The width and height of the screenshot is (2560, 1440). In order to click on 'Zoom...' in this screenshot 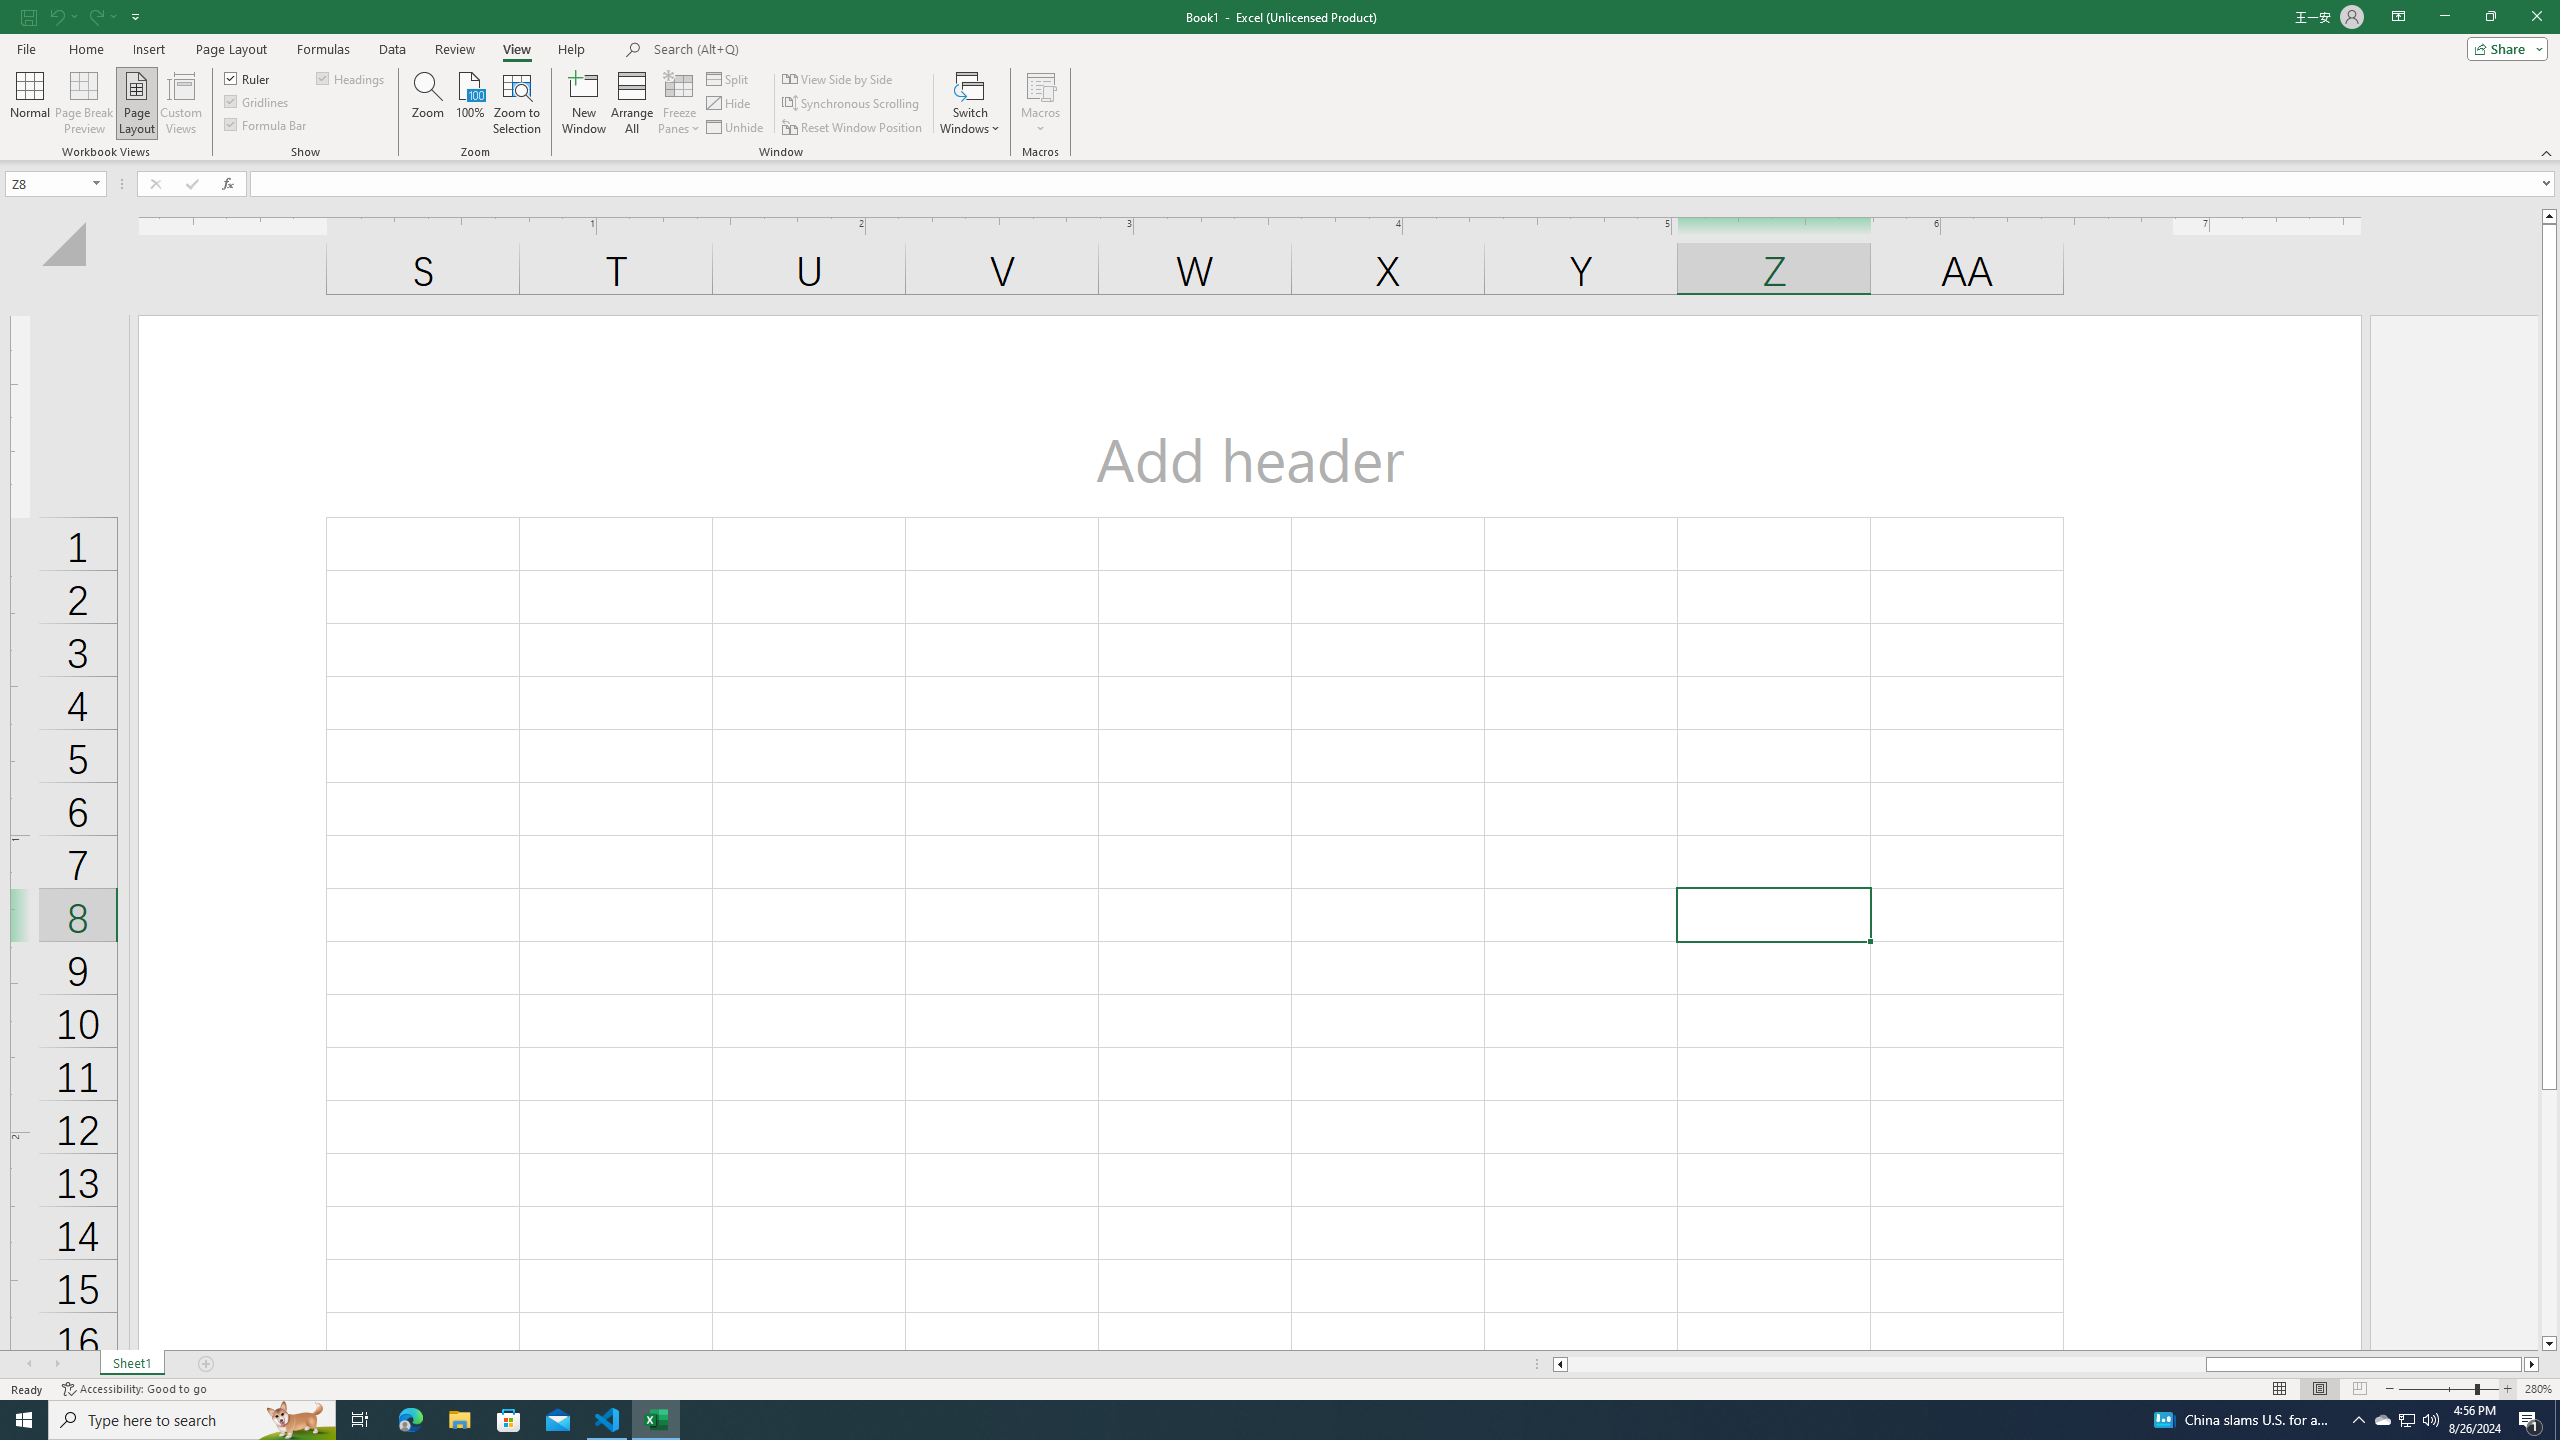, I will do `click(427, 103)`.